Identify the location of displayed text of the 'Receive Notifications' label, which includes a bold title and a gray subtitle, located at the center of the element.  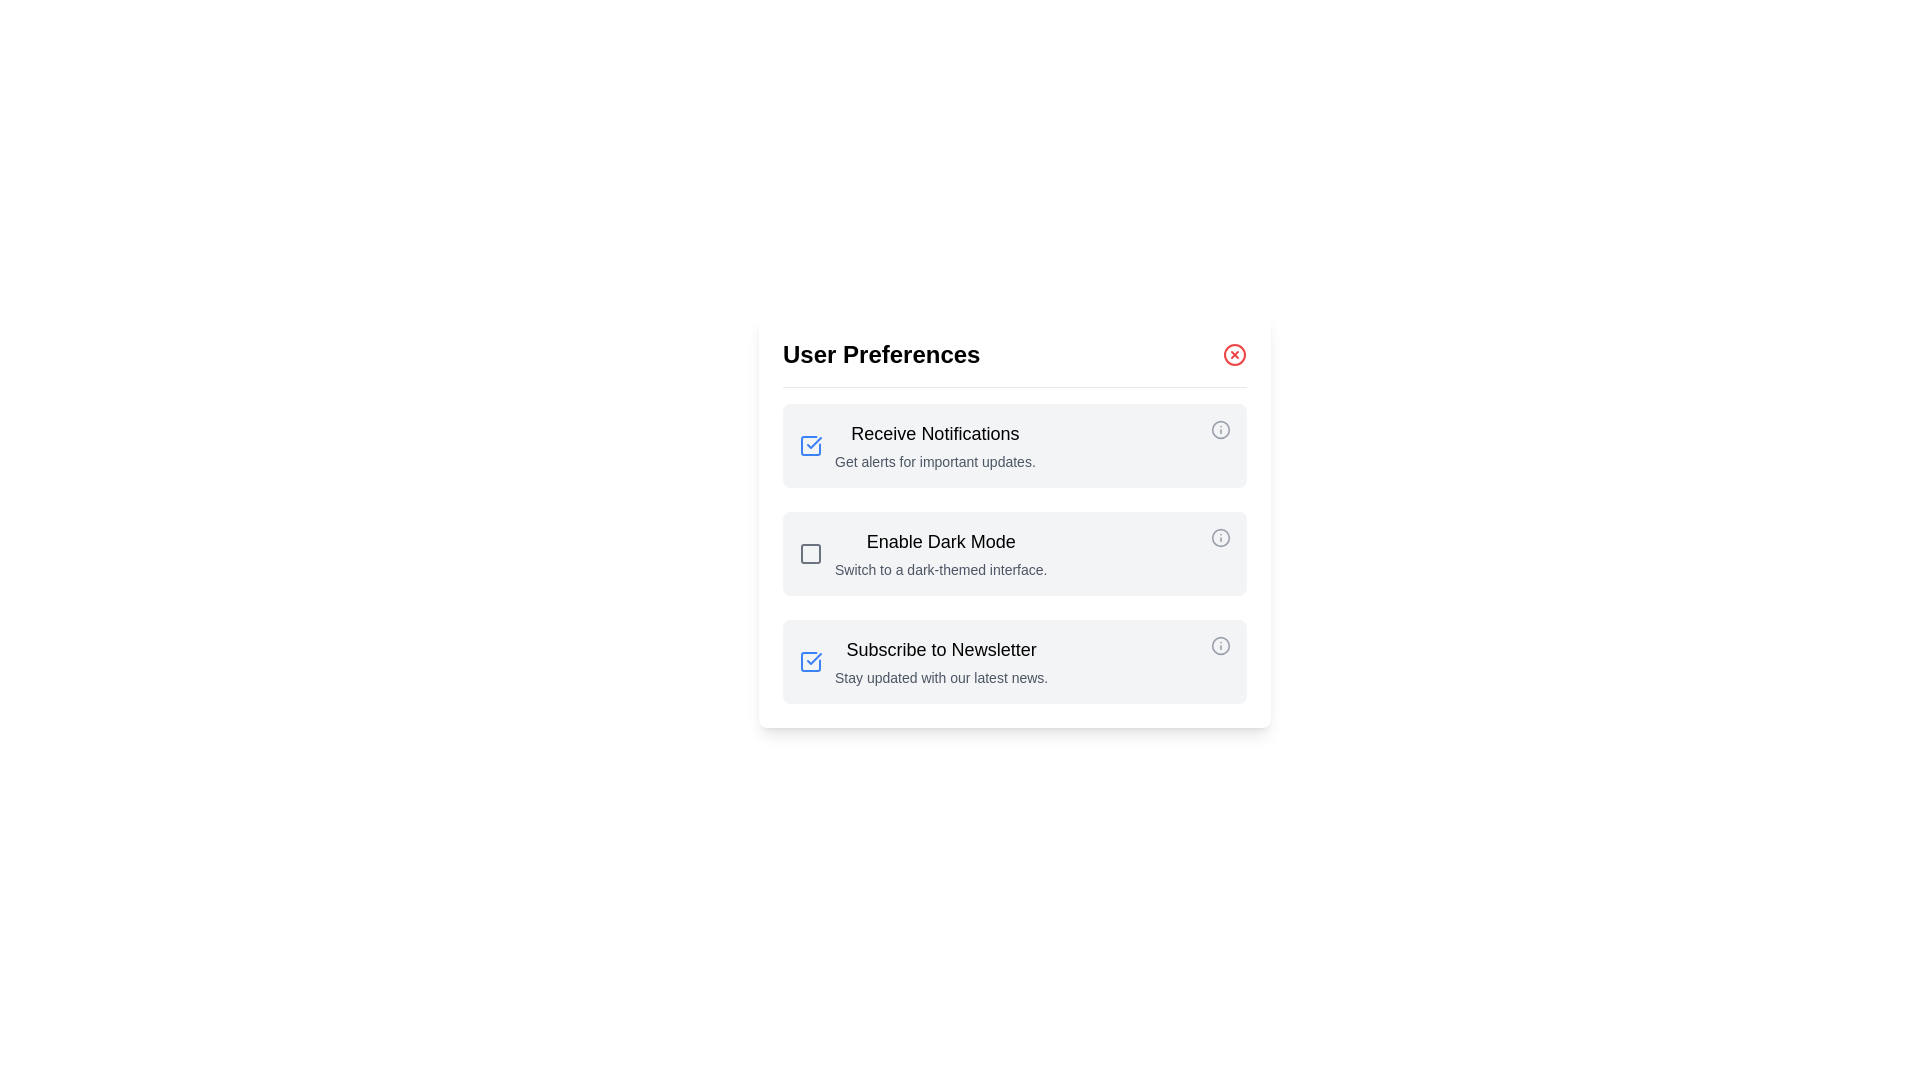
(934, 445).